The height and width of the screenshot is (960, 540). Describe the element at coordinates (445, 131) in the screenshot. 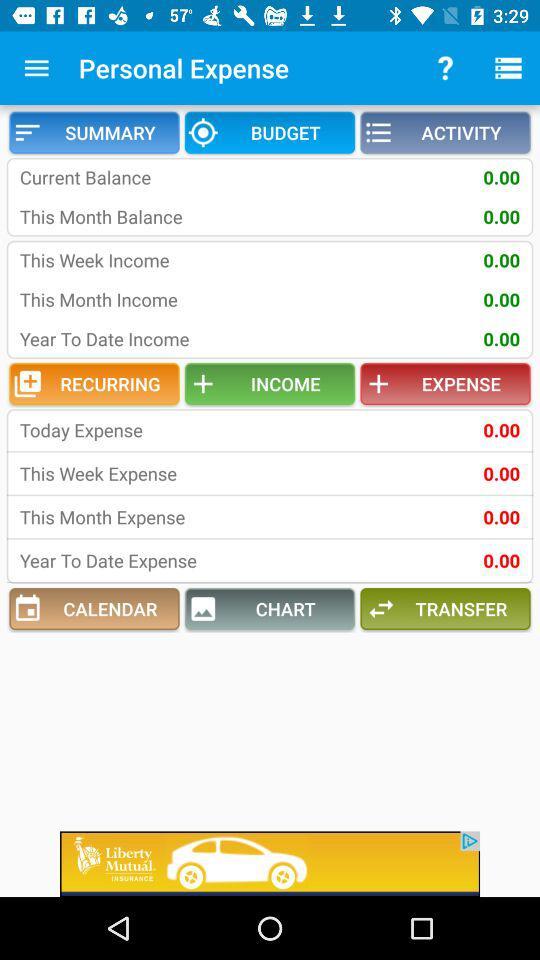

I see `the icon next to budget` at that location.